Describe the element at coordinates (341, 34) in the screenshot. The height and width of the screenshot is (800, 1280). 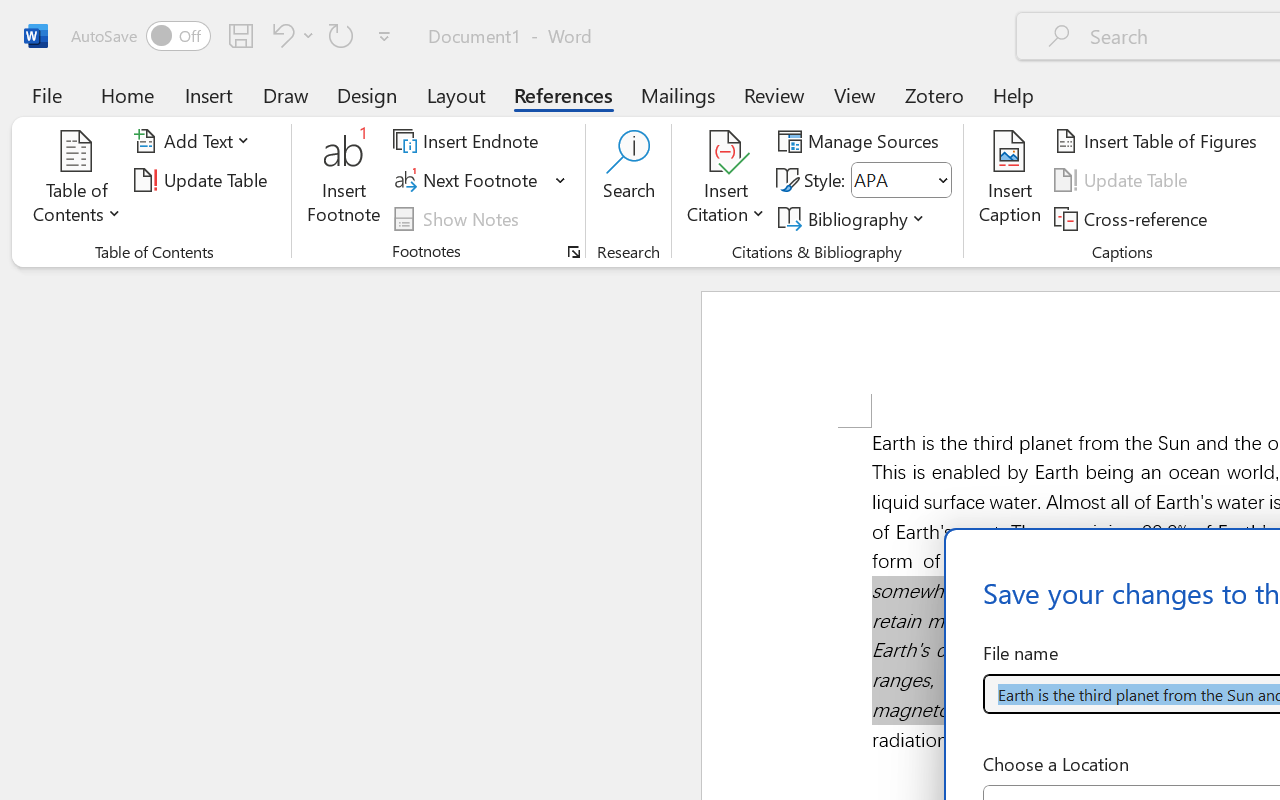
I see `'Repeat Doc Close'` at that location.